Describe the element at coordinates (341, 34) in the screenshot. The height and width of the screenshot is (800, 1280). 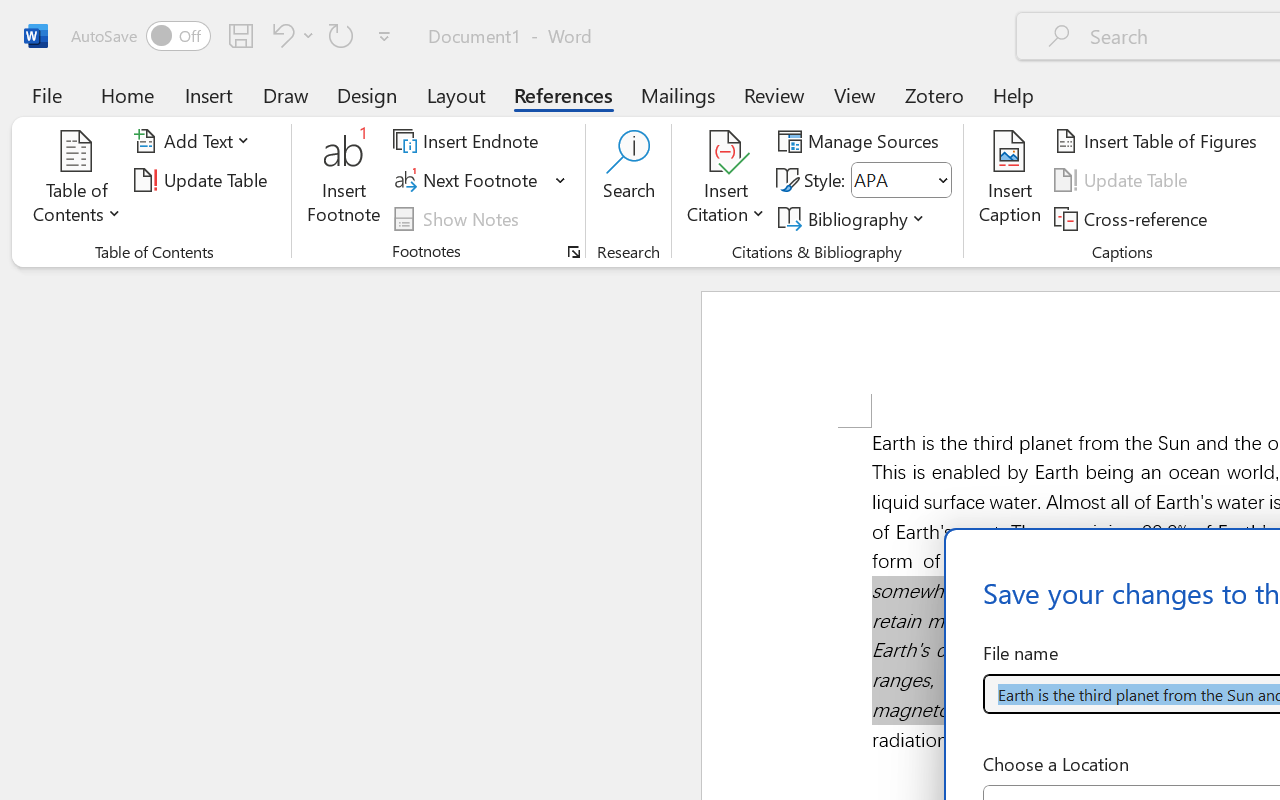
I see `'Repeat Doc Close'` at that location.